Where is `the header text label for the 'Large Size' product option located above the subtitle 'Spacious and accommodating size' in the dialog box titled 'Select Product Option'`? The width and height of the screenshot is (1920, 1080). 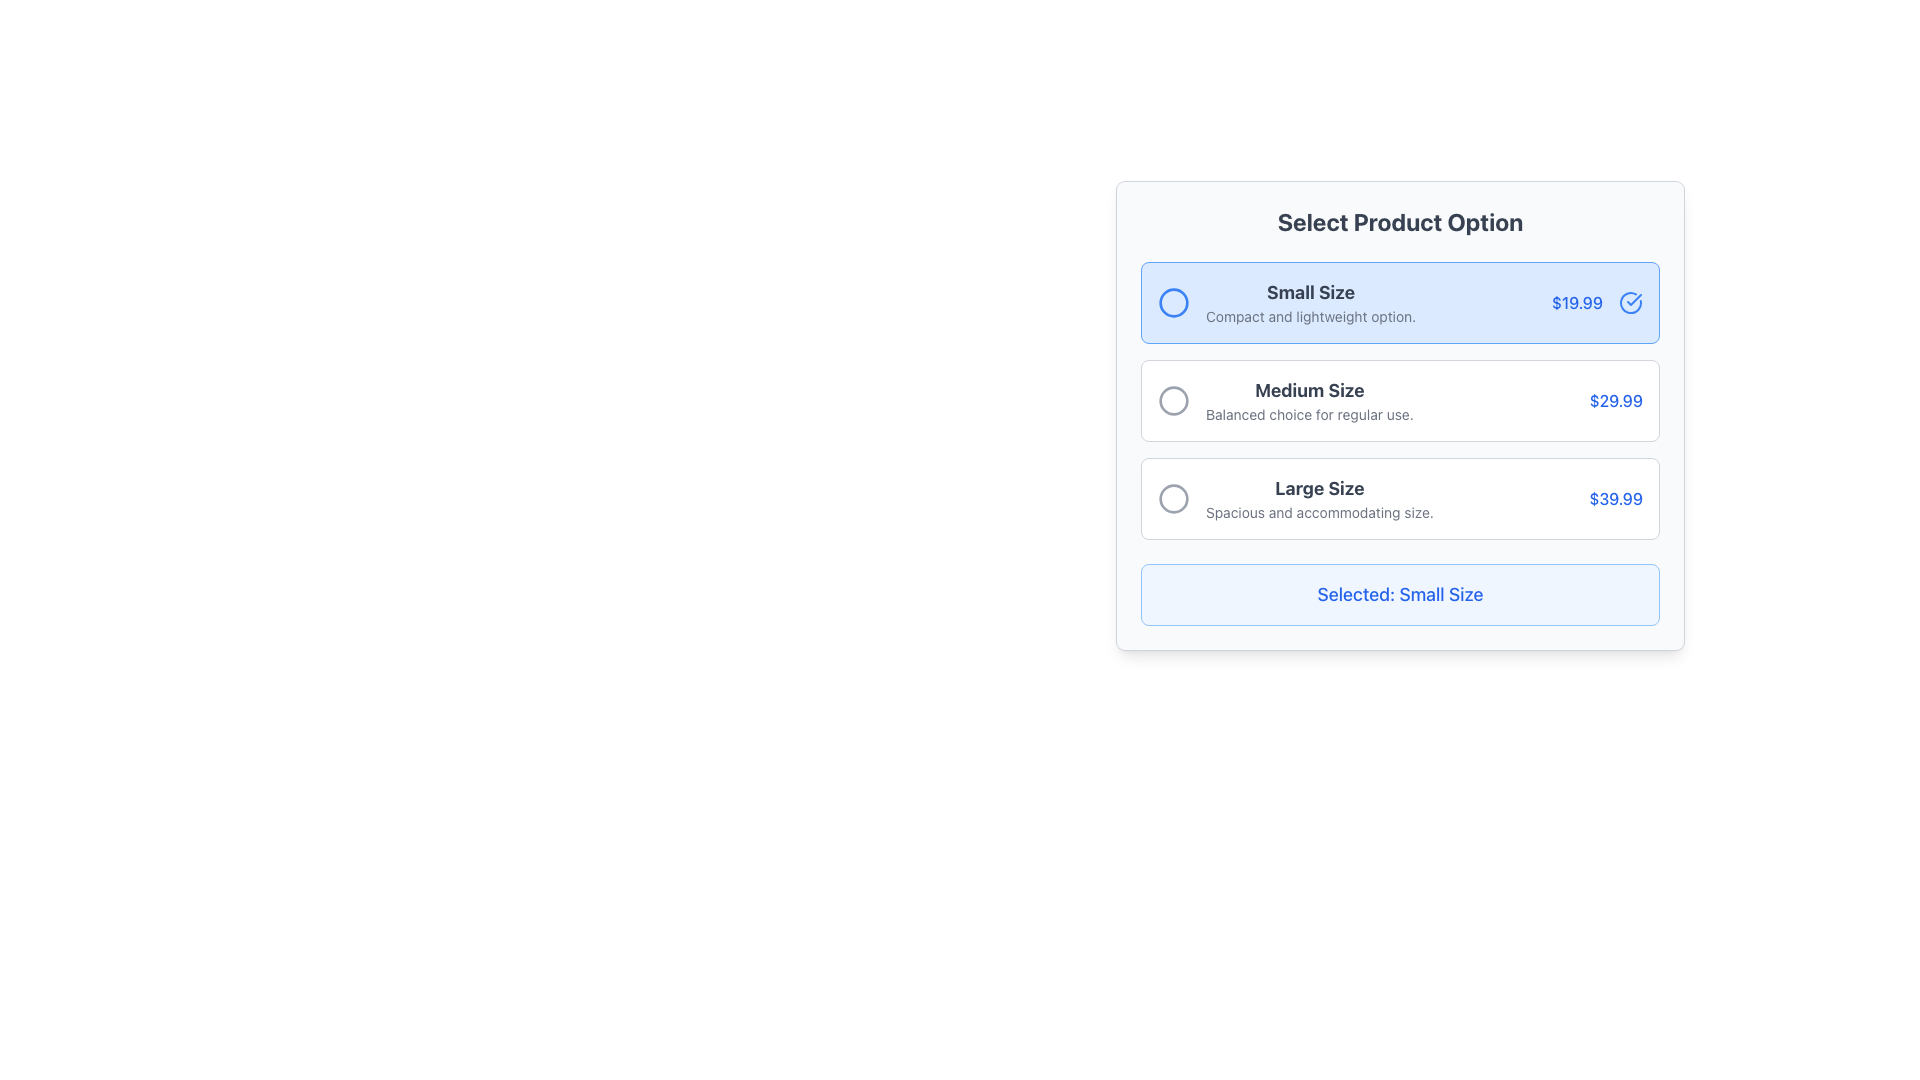 the header text label for the 'Large Size' product option located above the subtitle 'Spacious and accommodating size' in the dialog box titled 'Select Product Option' is located at coordinates (1320, 489).